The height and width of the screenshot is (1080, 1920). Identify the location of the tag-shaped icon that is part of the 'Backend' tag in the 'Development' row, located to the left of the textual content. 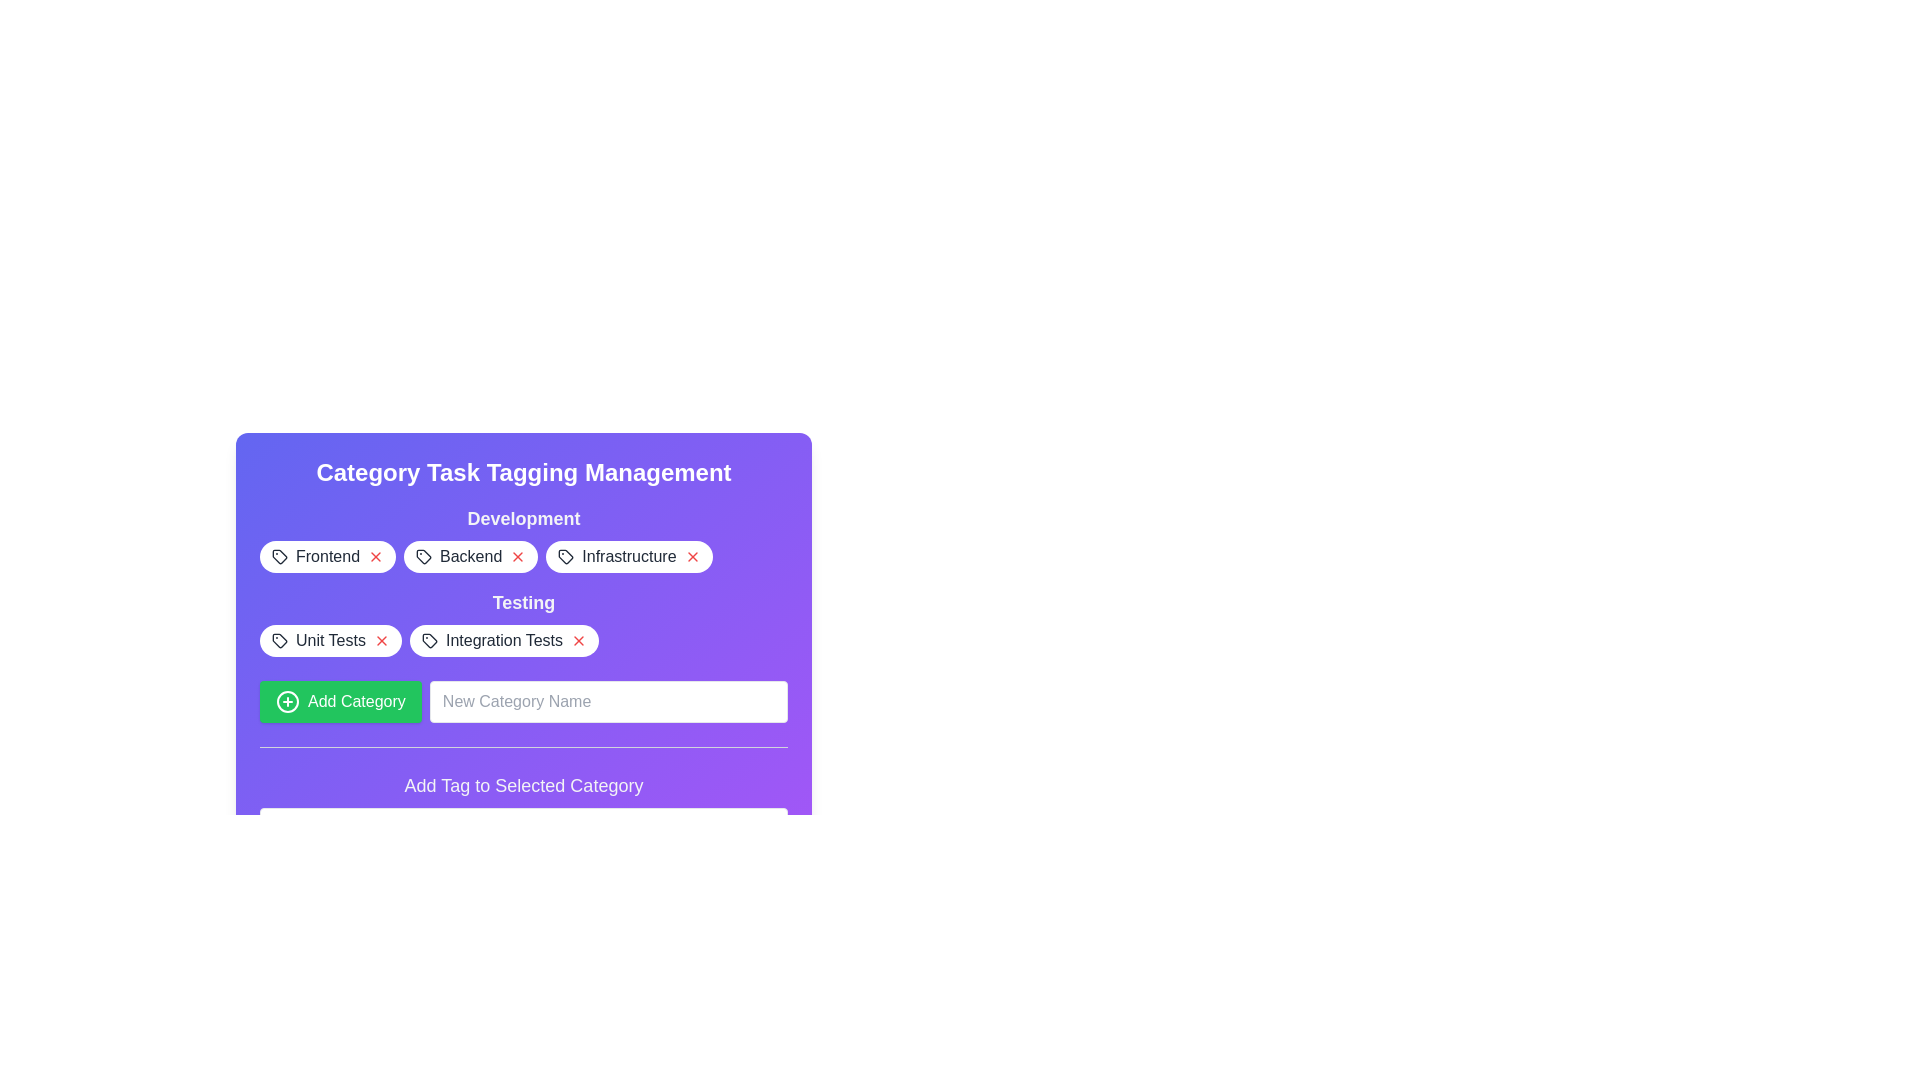
(423, 556).